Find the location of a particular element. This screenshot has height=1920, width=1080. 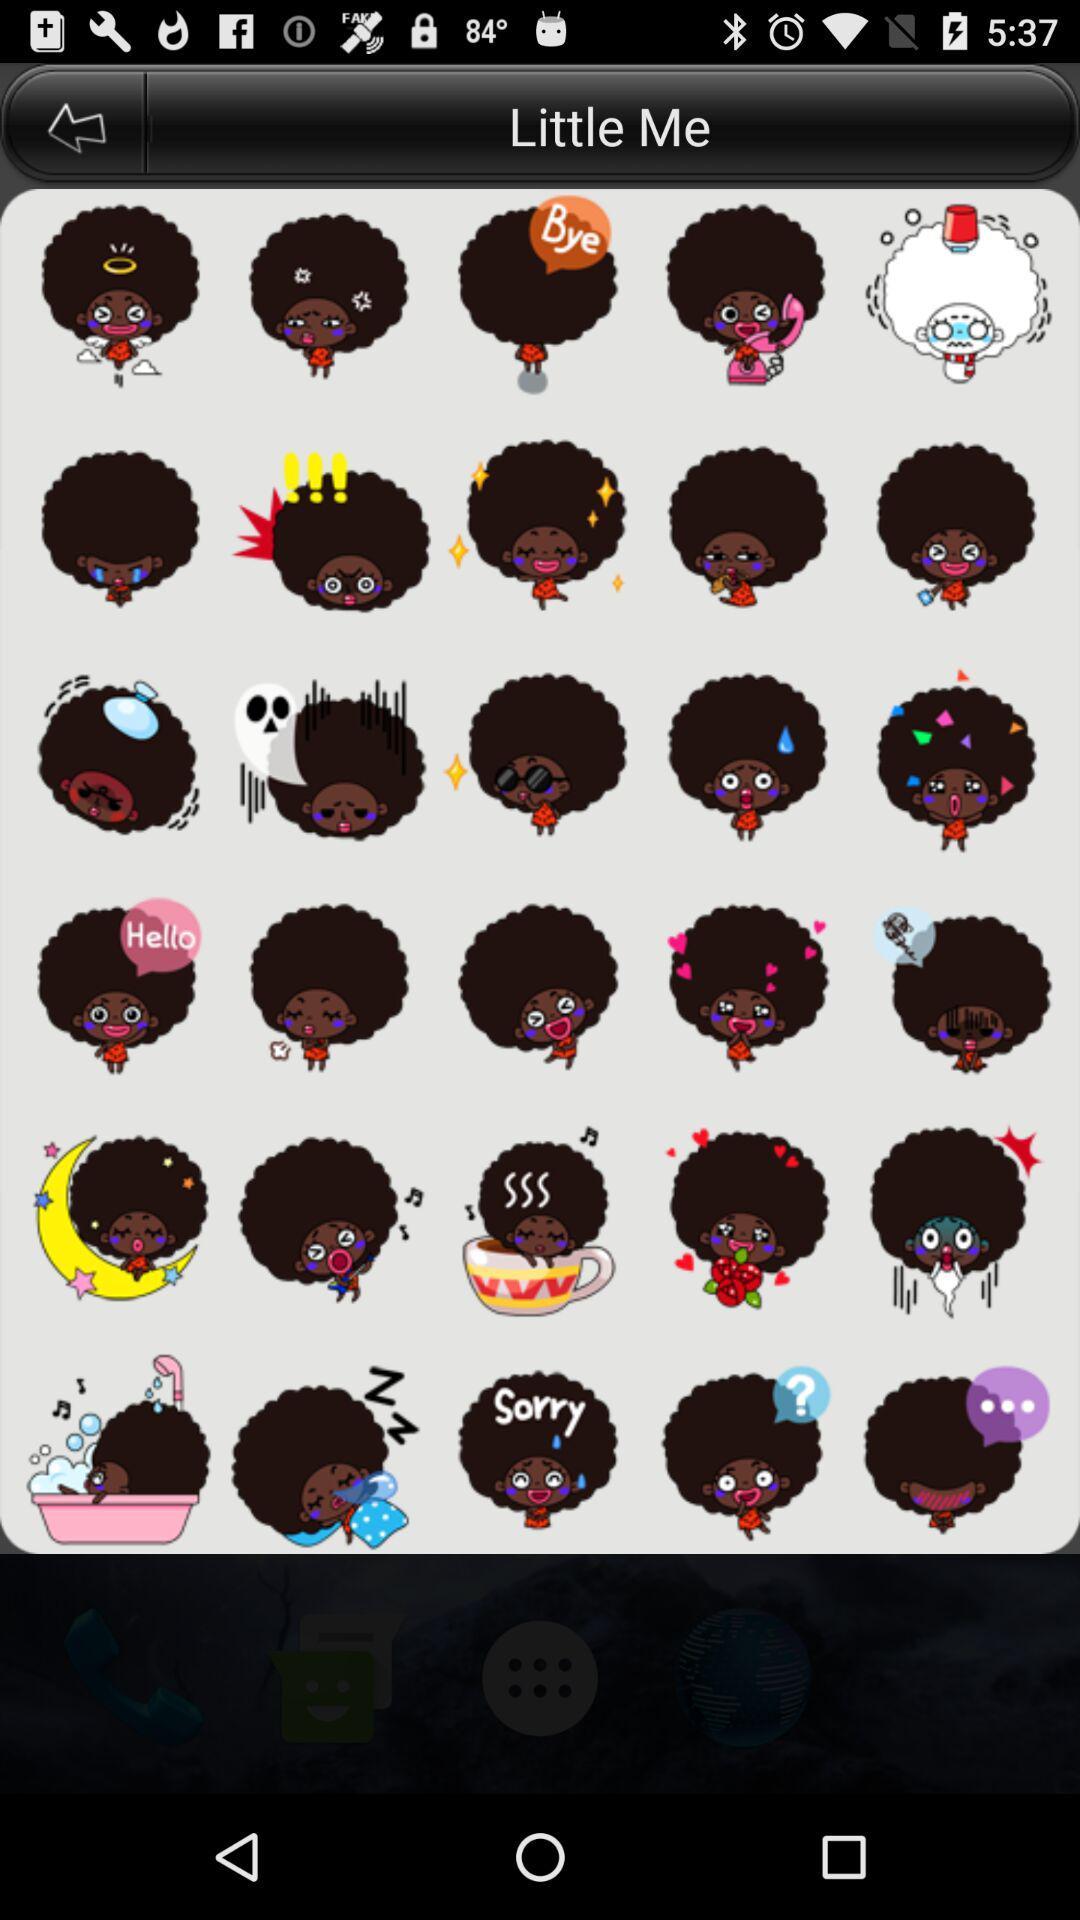

the arrow_backward icon is located at coordinates (72, 133).